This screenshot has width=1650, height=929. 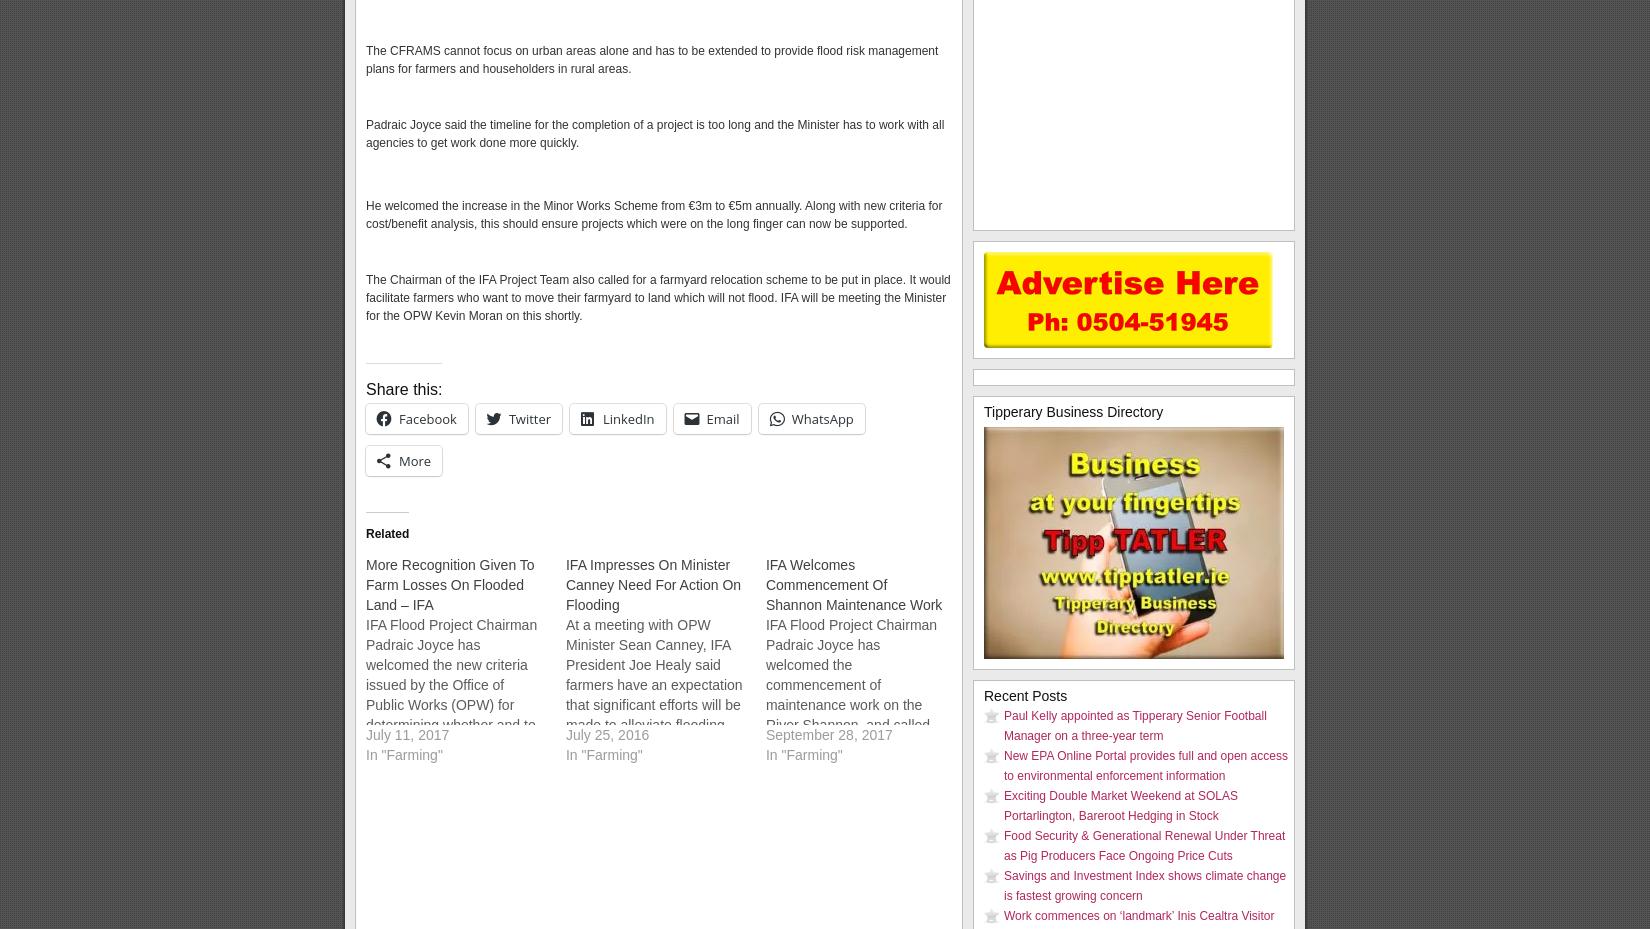 What do you see at coordinates (398, 459) in the screenshot?
I see `'More'` at bounding box center [398, 459].